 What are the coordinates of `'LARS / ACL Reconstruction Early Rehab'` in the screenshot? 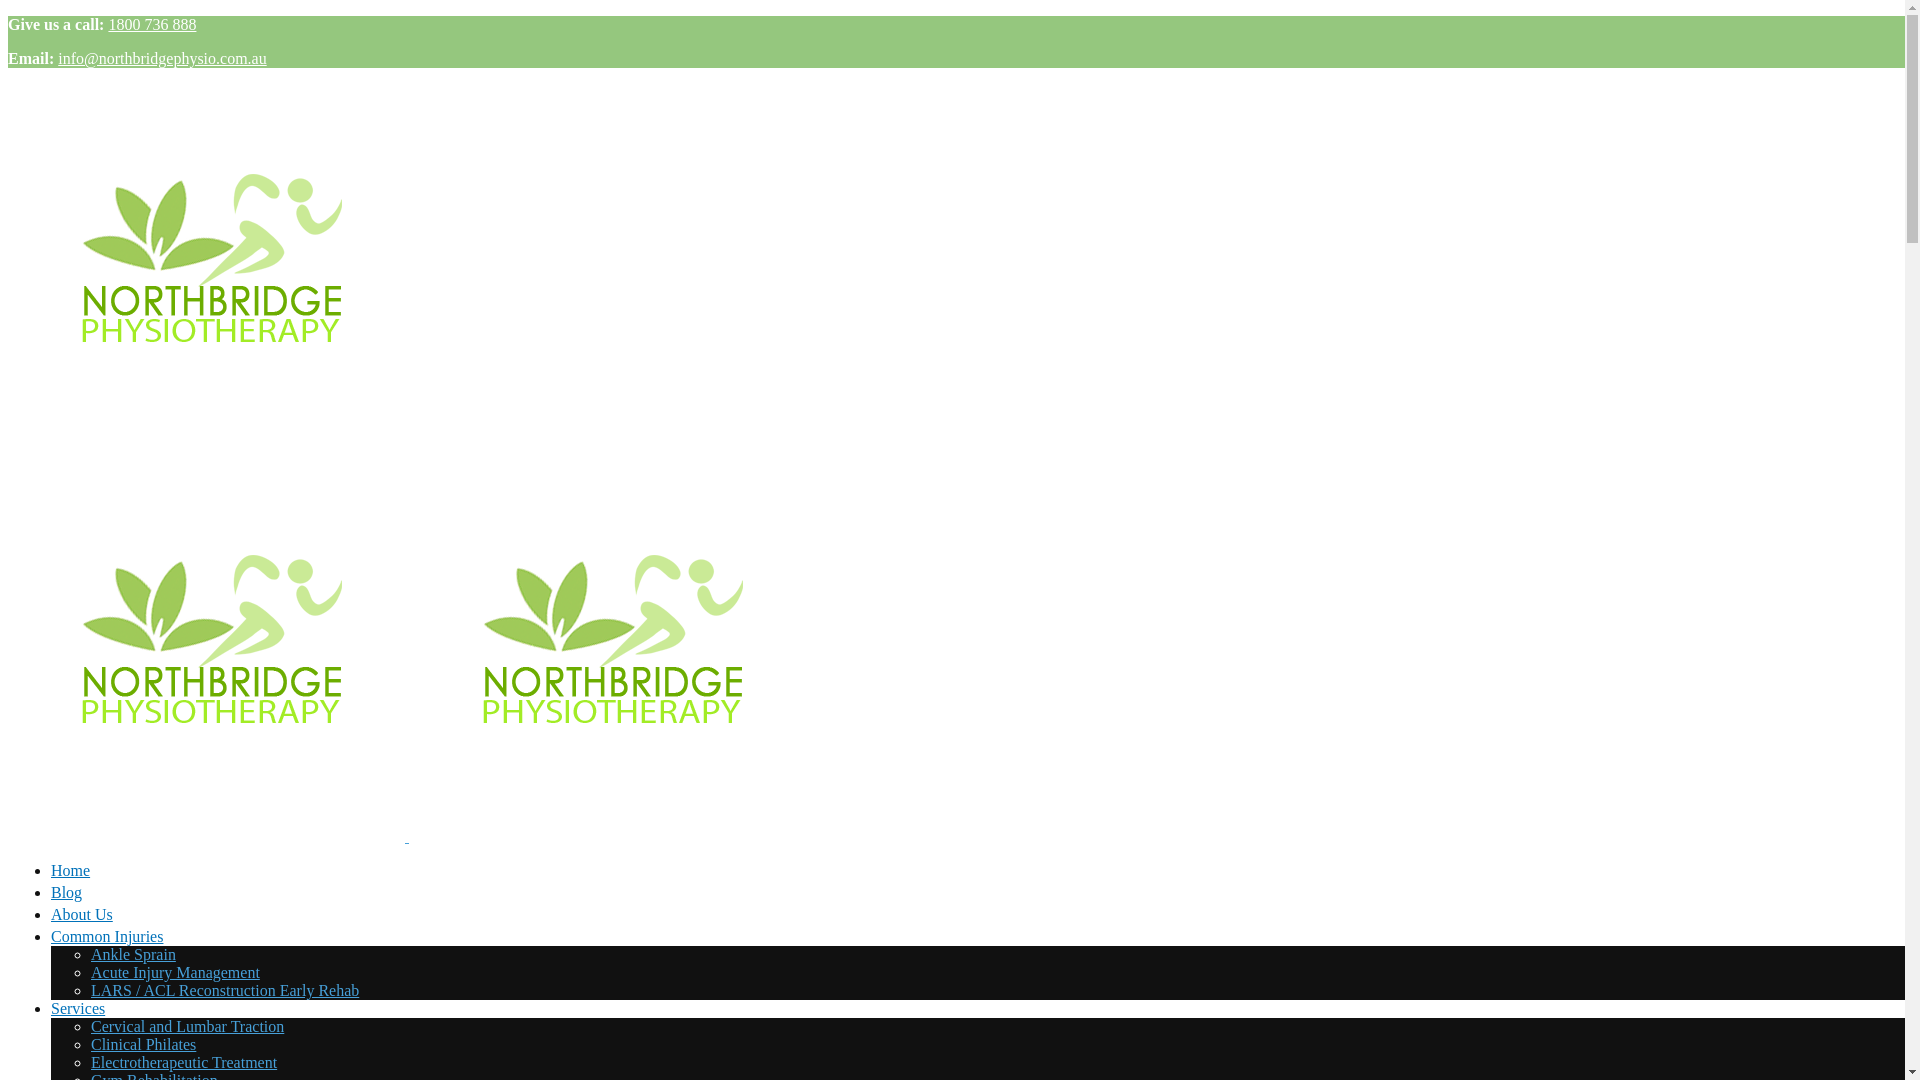 It's located at (225, 990).